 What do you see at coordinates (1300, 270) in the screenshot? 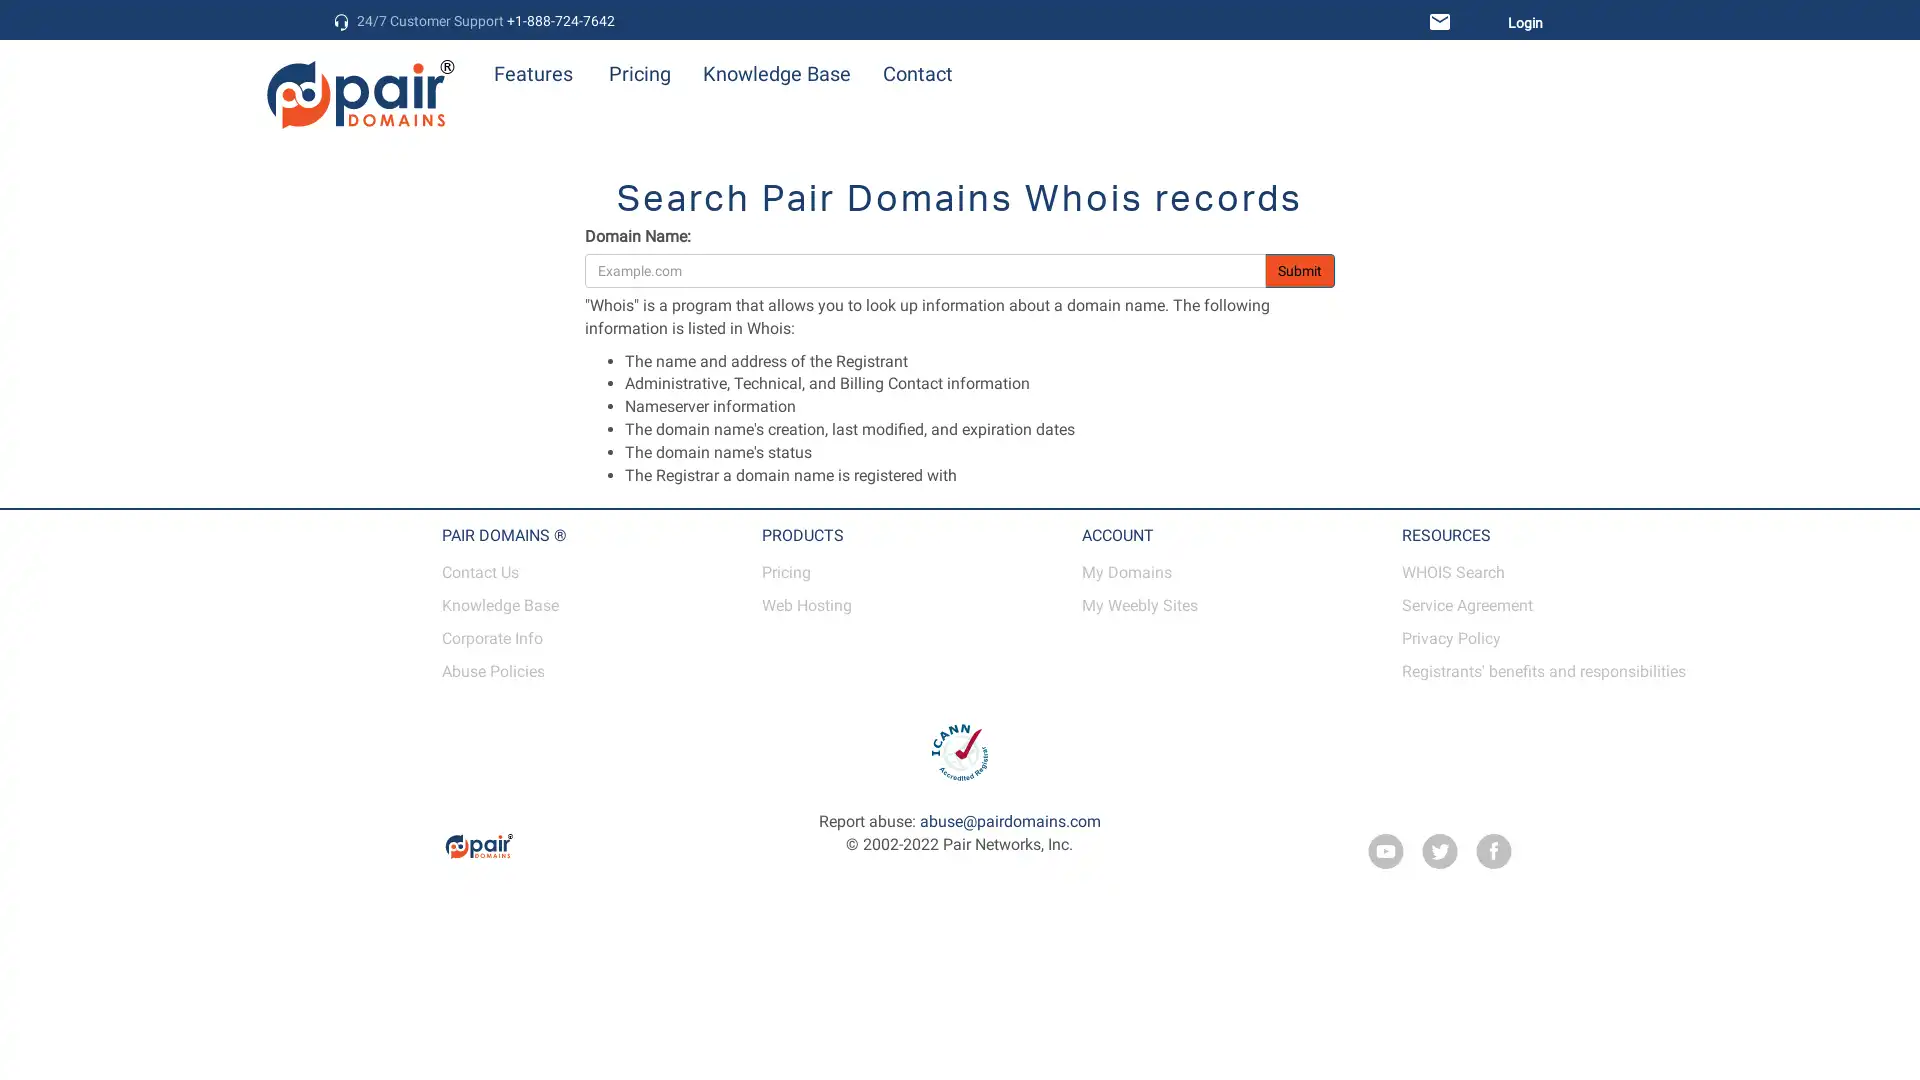
I see `Submit` at bounding box center [1300, 270].